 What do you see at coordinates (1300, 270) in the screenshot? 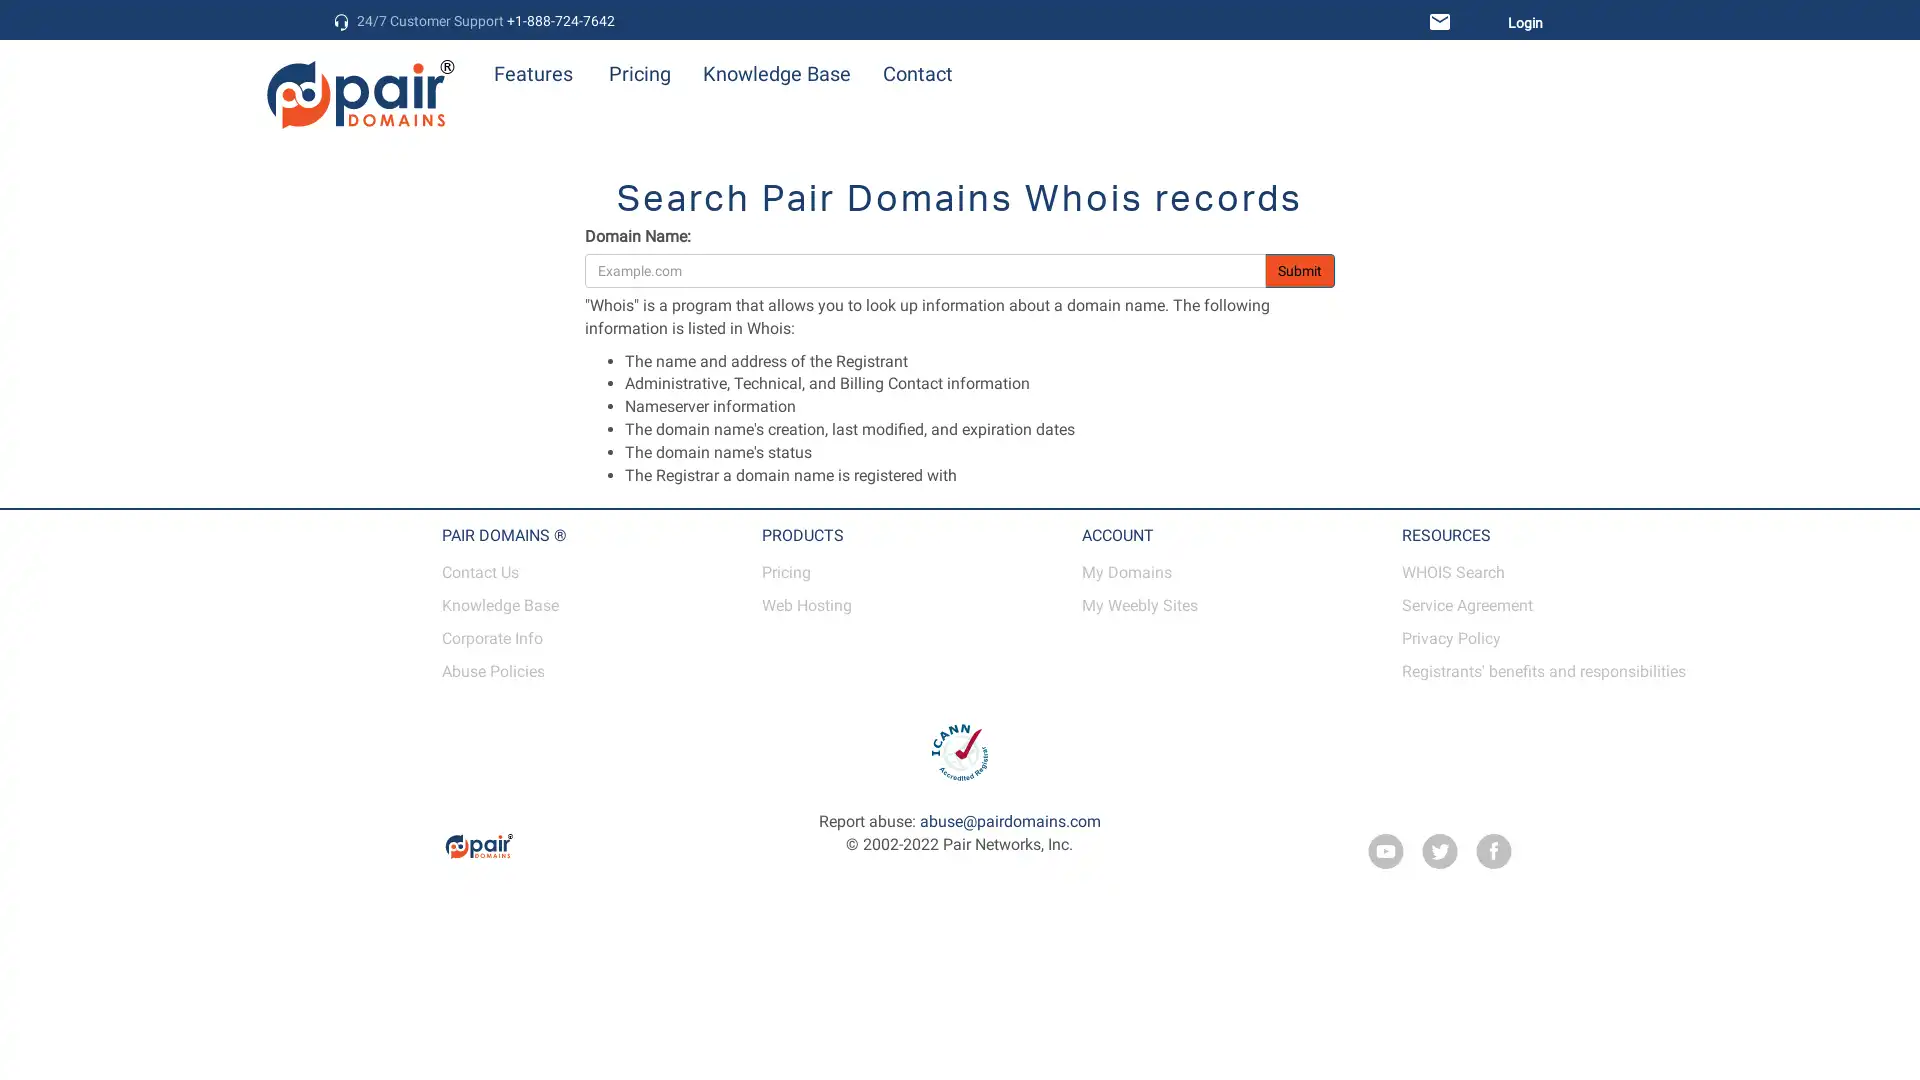
I see `Submit` at bounding box center [1300, 270].